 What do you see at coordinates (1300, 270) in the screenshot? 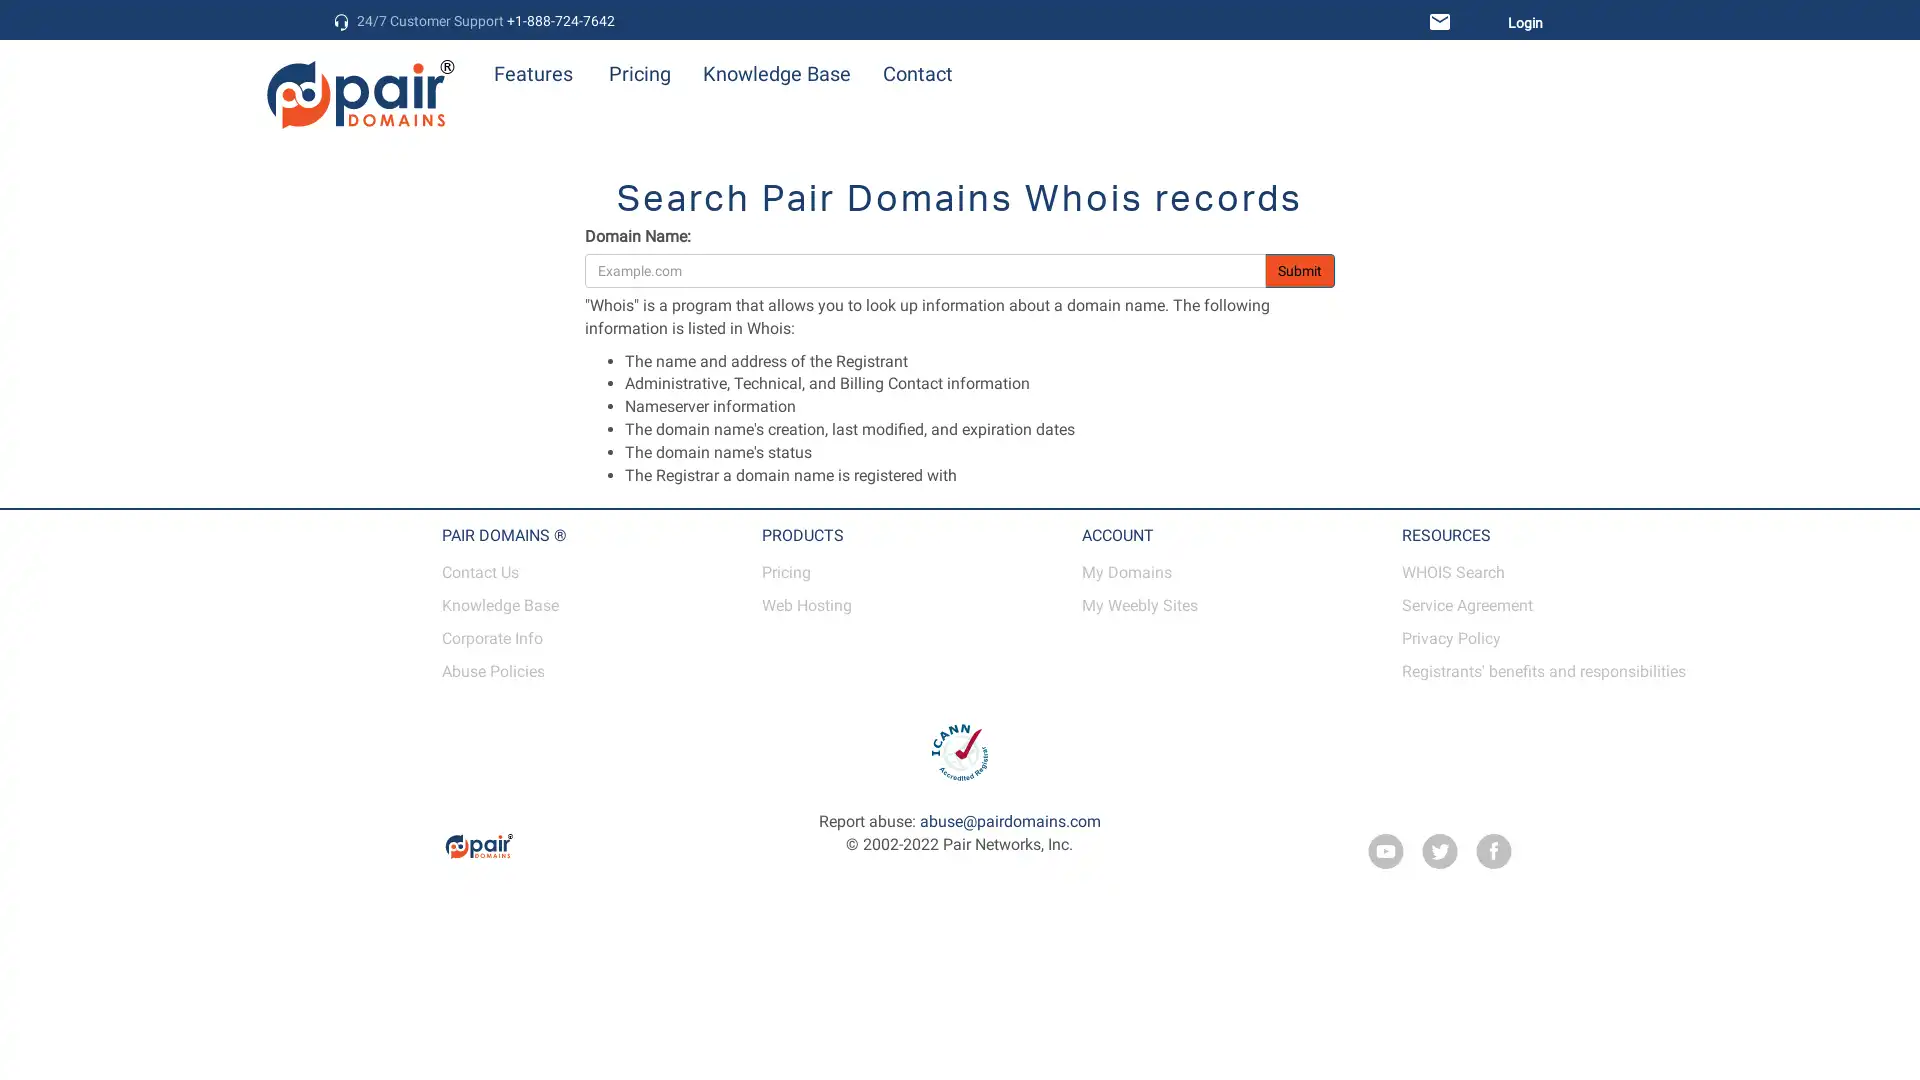
I see `Submit` at bounding box center [1300, 270].